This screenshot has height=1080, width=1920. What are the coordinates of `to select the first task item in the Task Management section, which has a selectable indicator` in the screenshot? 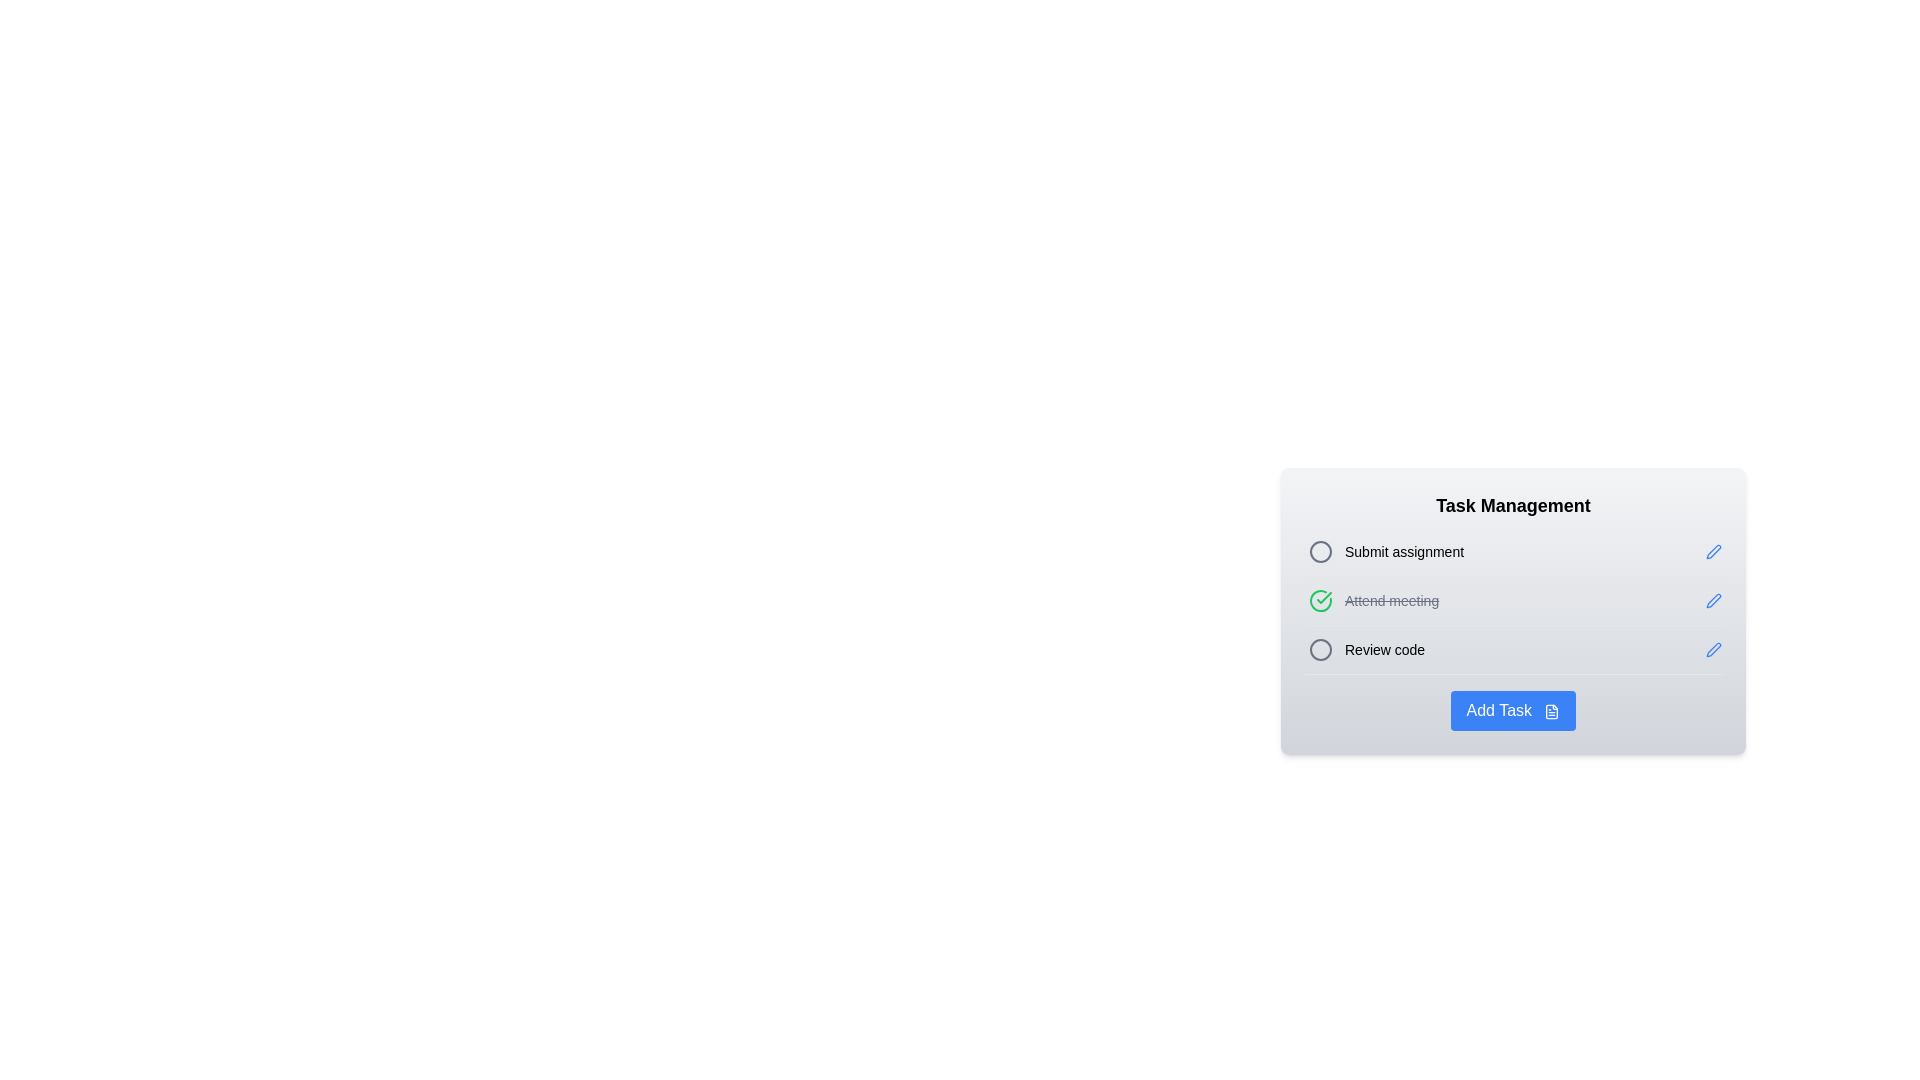 It's located at (1382, 551).